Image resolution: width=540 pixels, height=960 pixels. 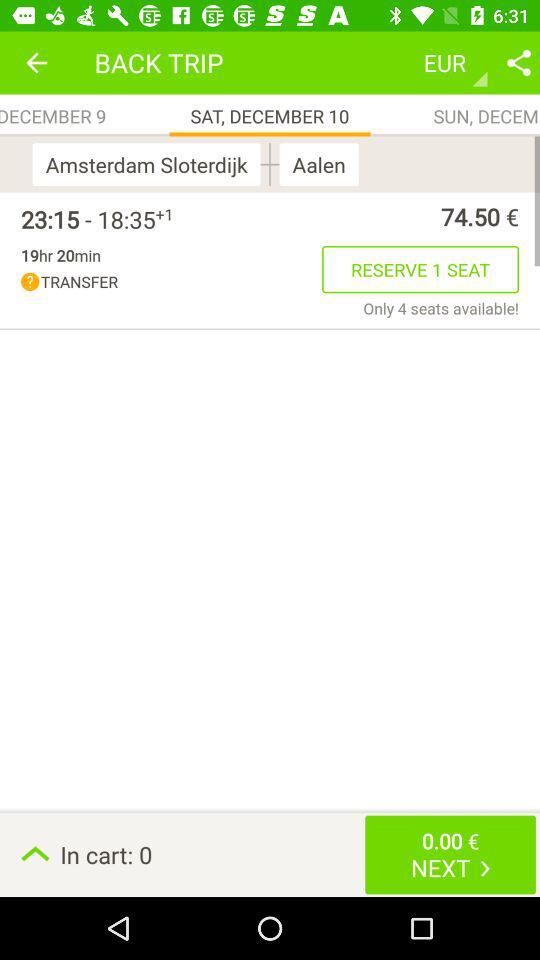 What do you see at coordinates (419, 268) in the screenshot?
I see `the reserve 1 seat icon` at bounding box center [419, 268].